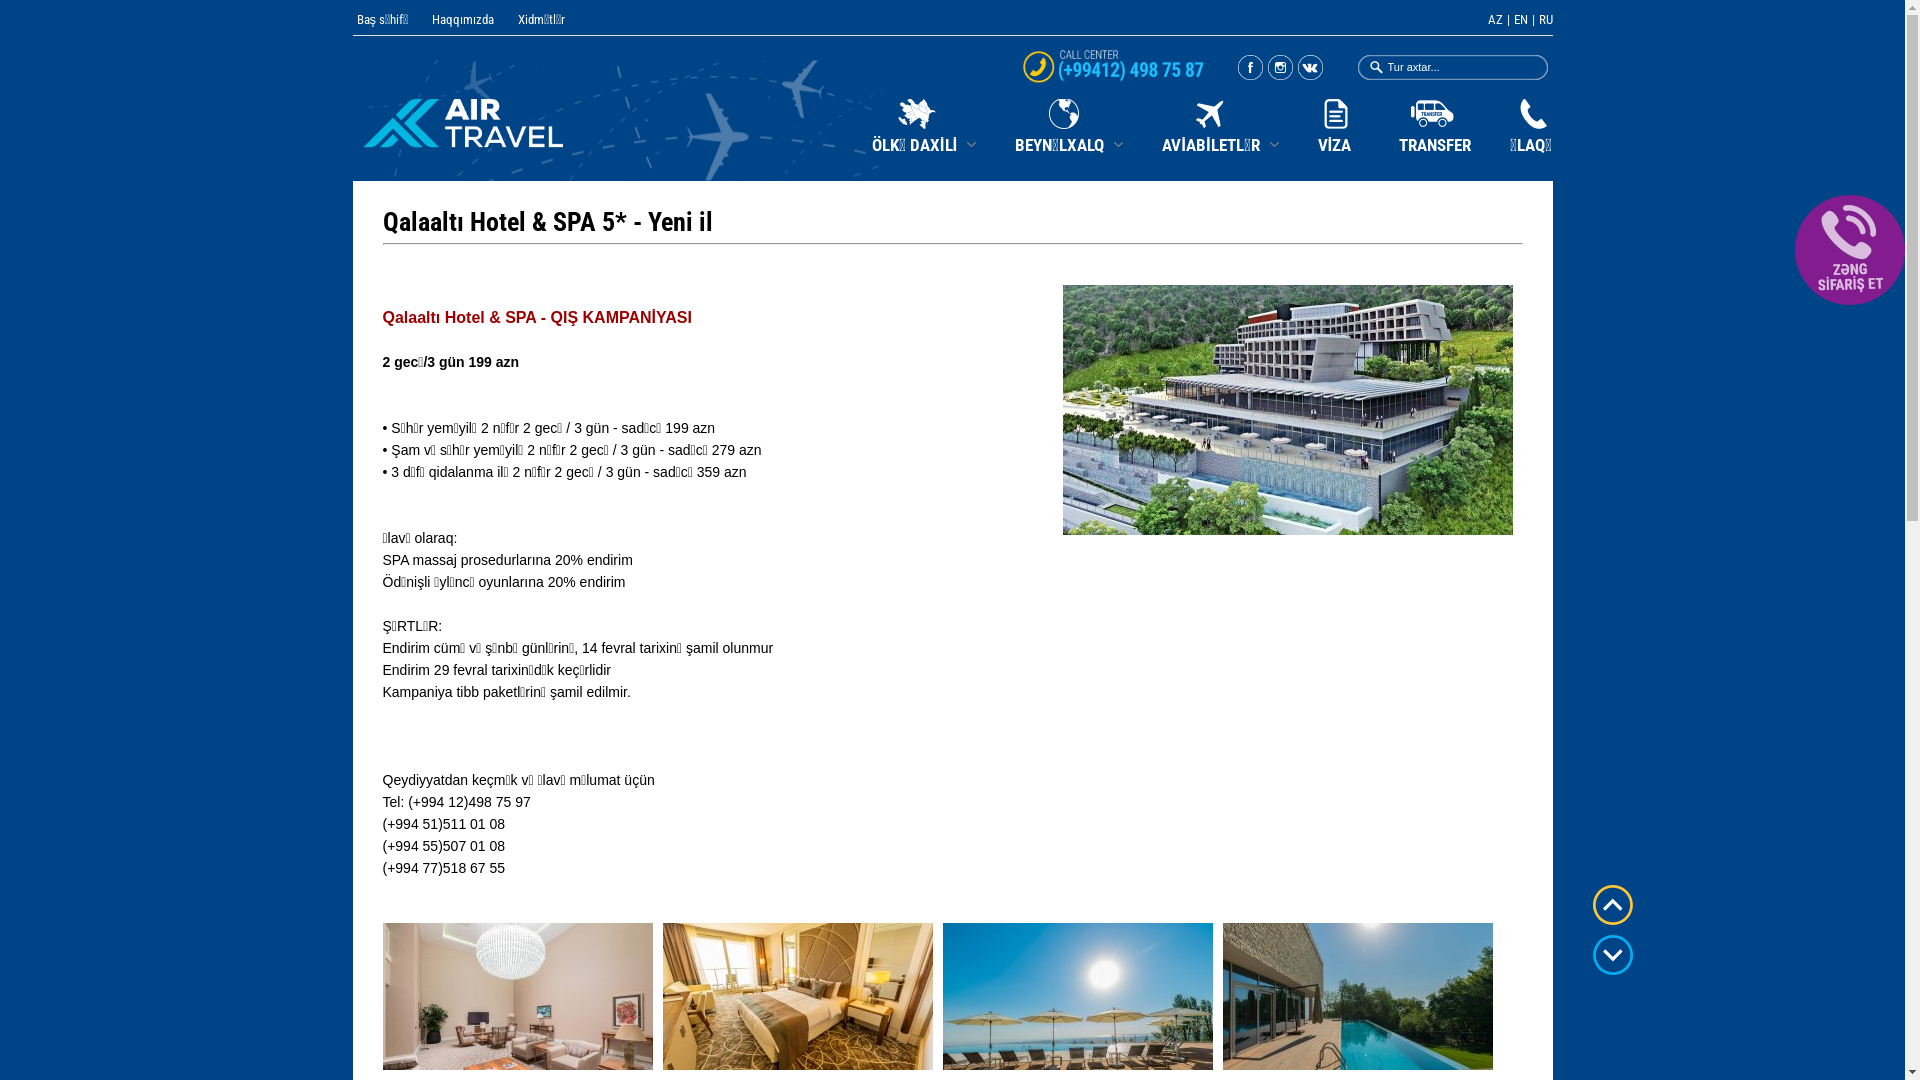  I want to click on 'EN', so click(1513, 19).